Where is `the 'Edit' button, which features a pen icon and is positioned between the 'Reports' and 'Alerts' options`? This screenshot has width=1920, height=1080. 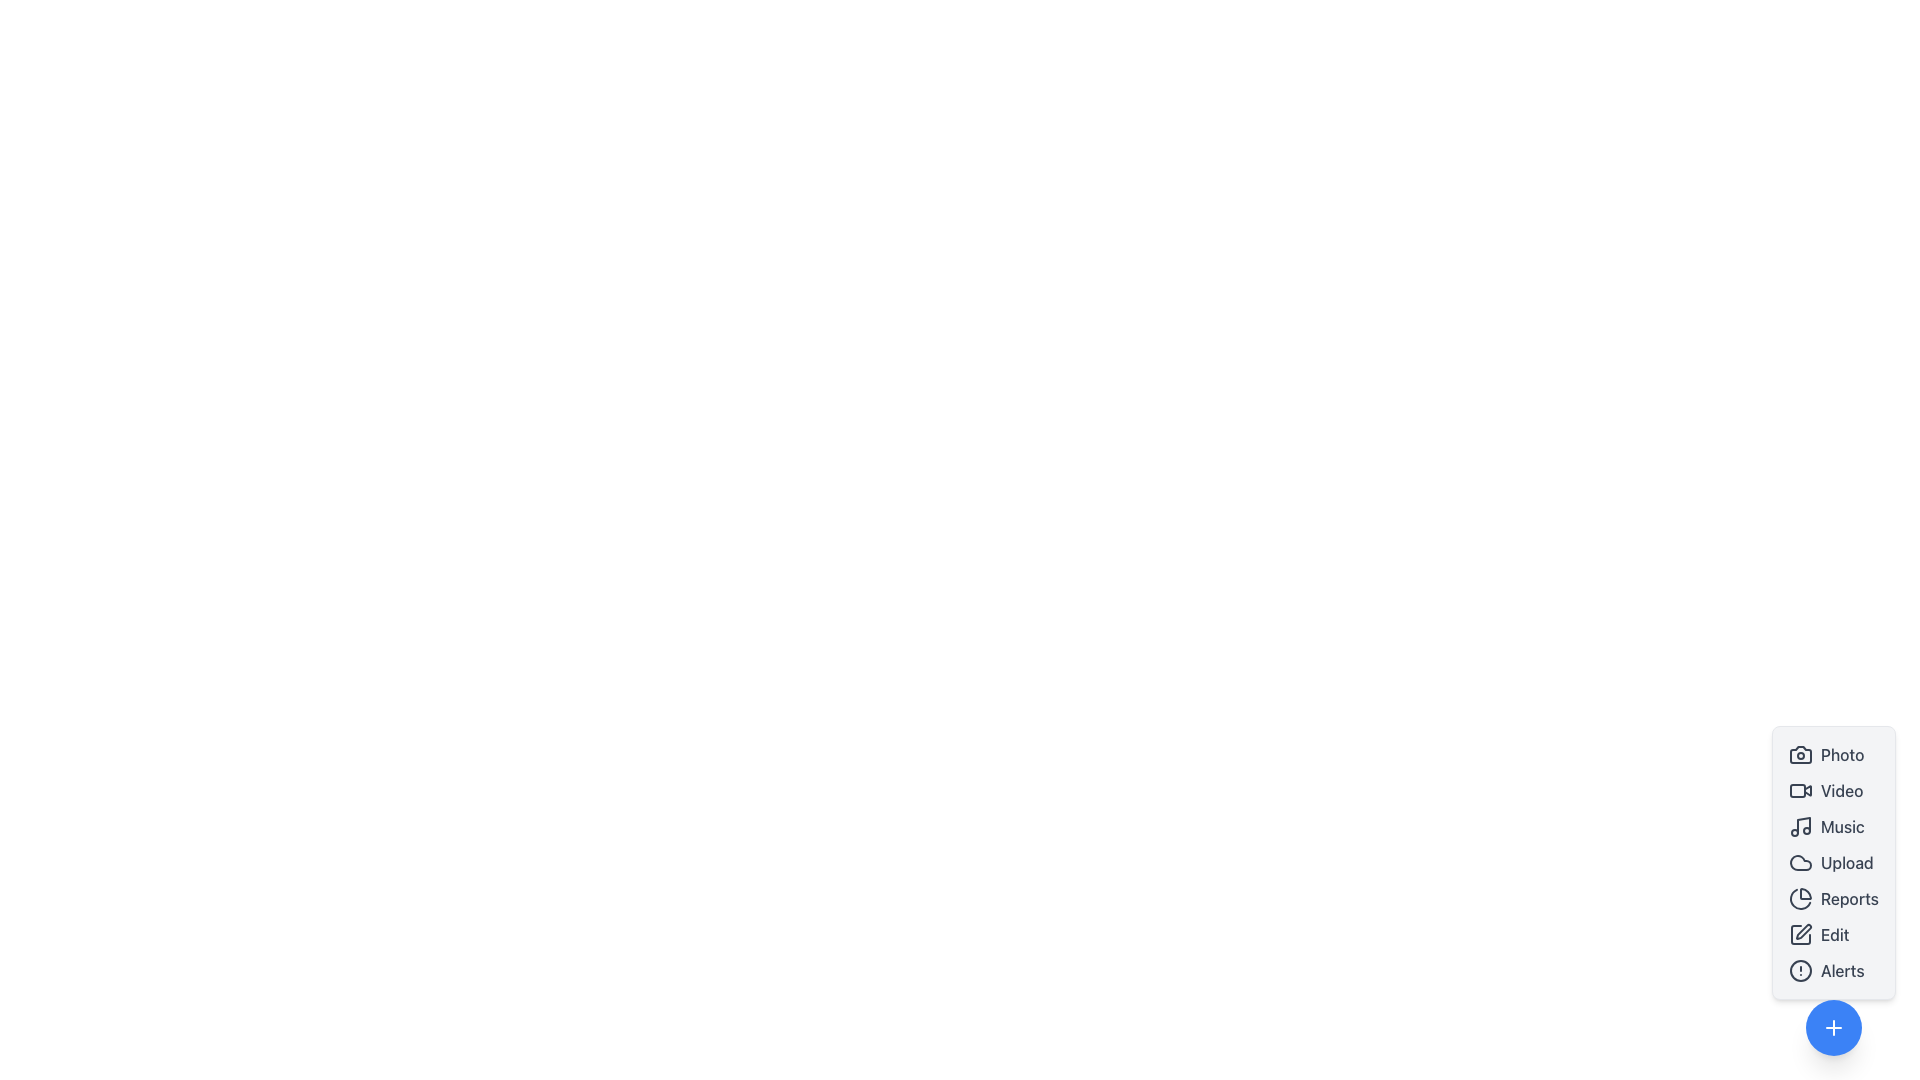
the 'Edit' button, which features a pen icon and is positioned between the 'Reports' and 'Alerts' options is located at coordinates (1819, 934).